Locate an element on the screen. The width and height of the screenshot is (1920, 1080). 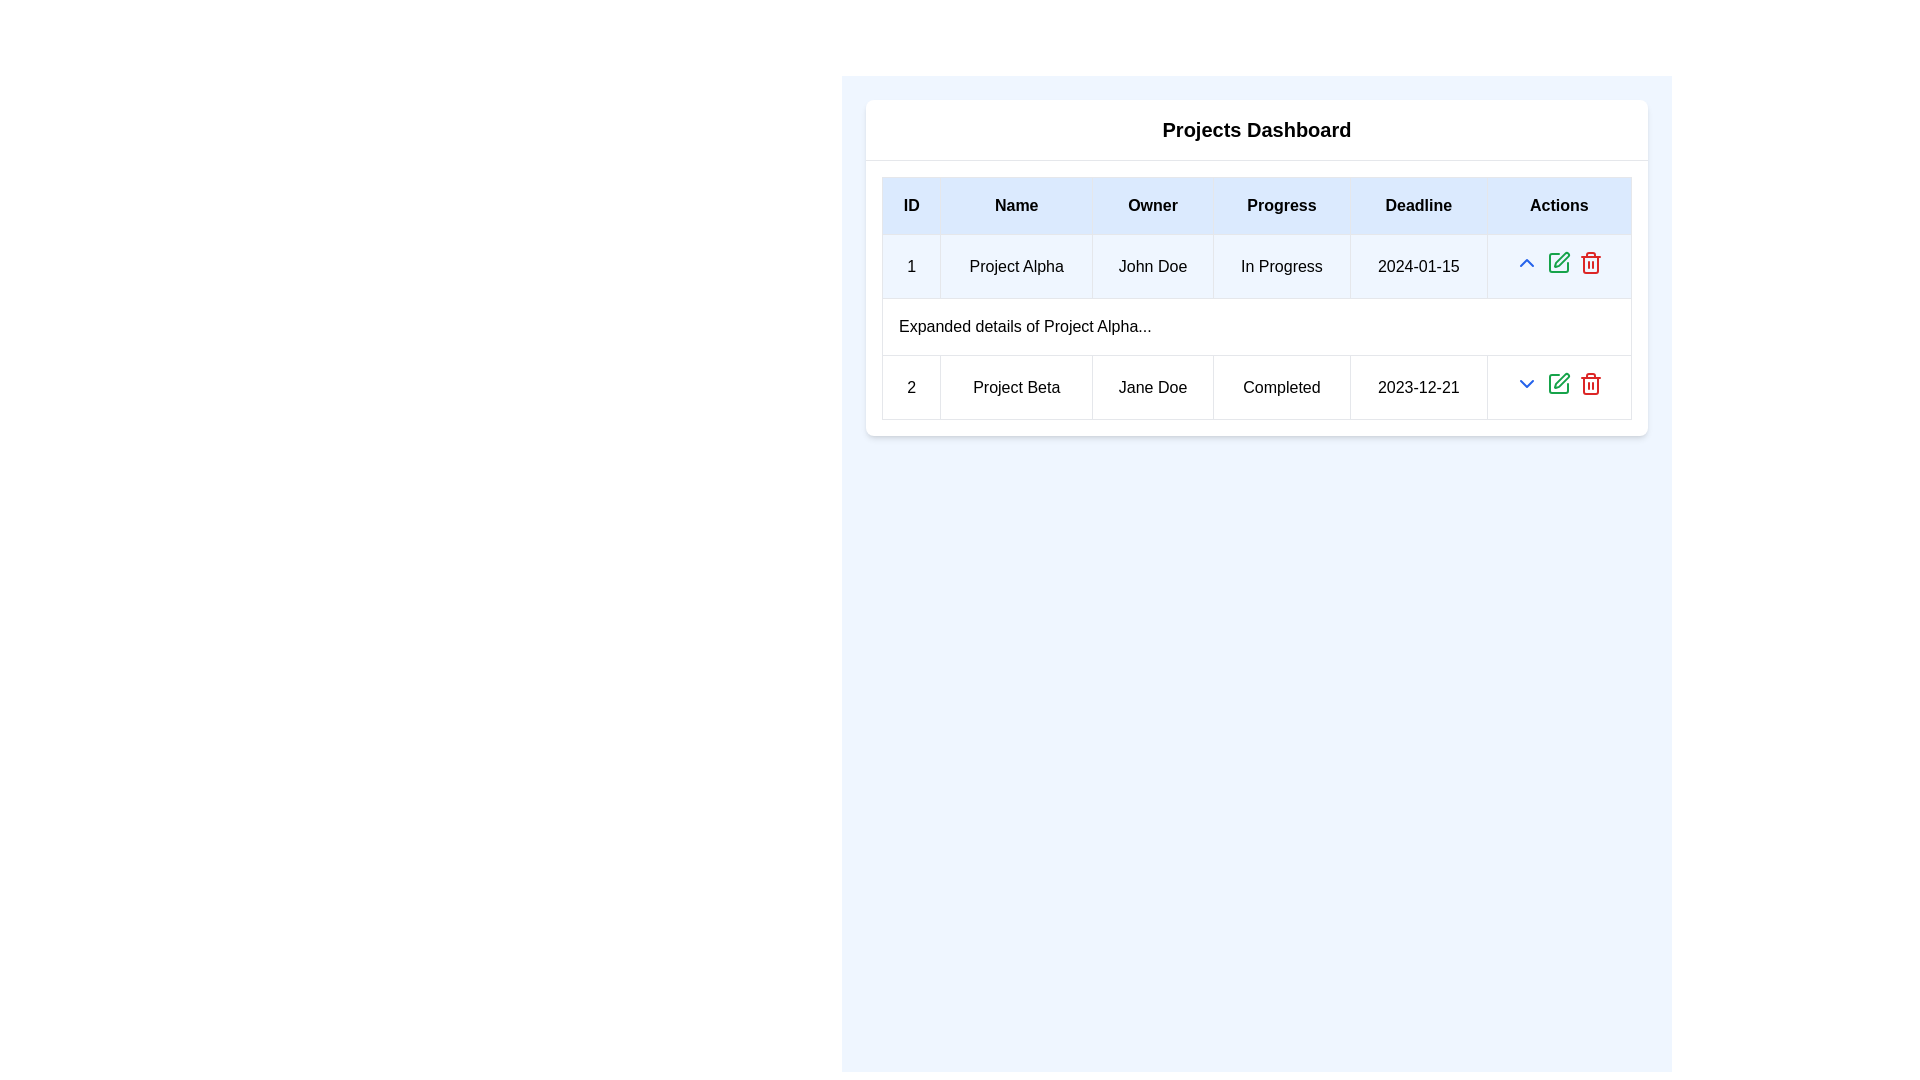
the red trash icon button, which represents the 'delete' action and is the last action button in the row entry is located at coordinates (1590, 384).